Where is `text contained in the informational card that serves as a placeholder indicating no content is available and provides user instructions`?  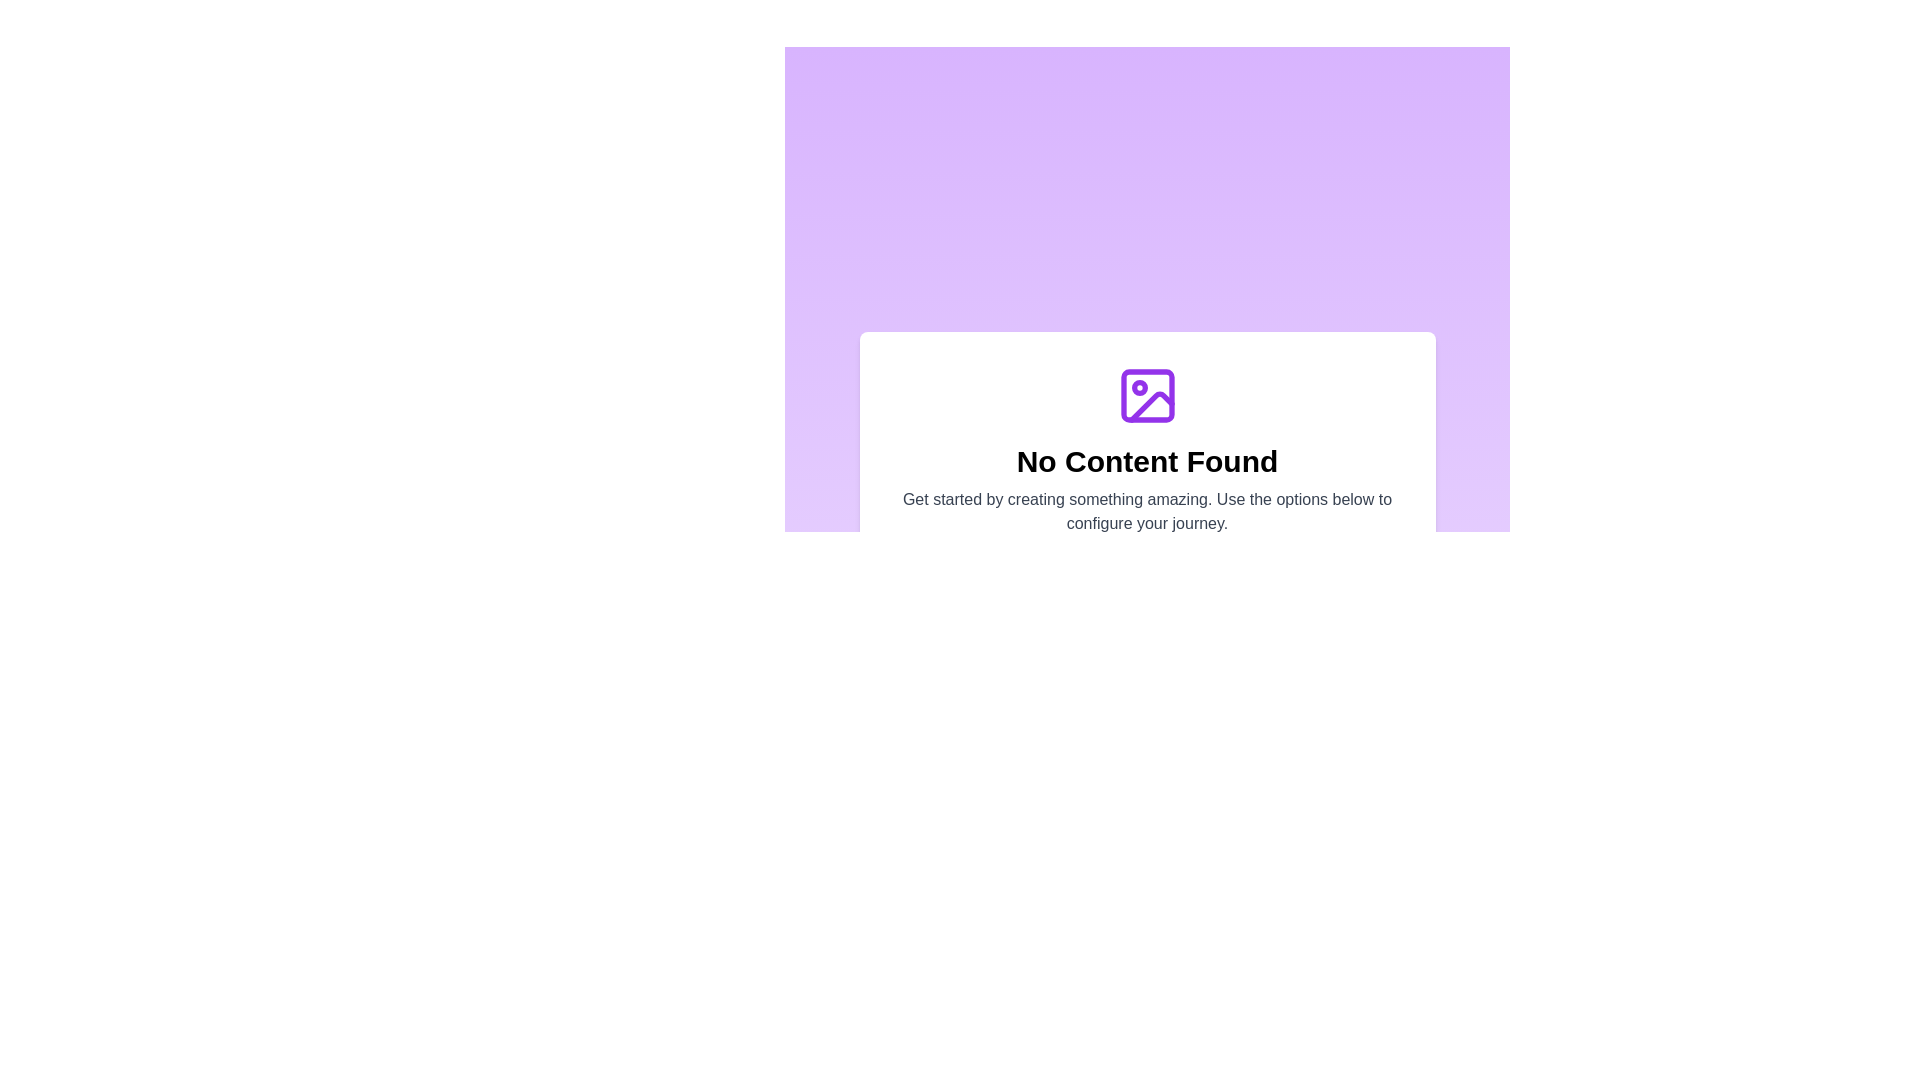
text contained in the informational card that serves as a placeholder indicating no content is available and provides user instructions is located at coordinates (1147, 482).